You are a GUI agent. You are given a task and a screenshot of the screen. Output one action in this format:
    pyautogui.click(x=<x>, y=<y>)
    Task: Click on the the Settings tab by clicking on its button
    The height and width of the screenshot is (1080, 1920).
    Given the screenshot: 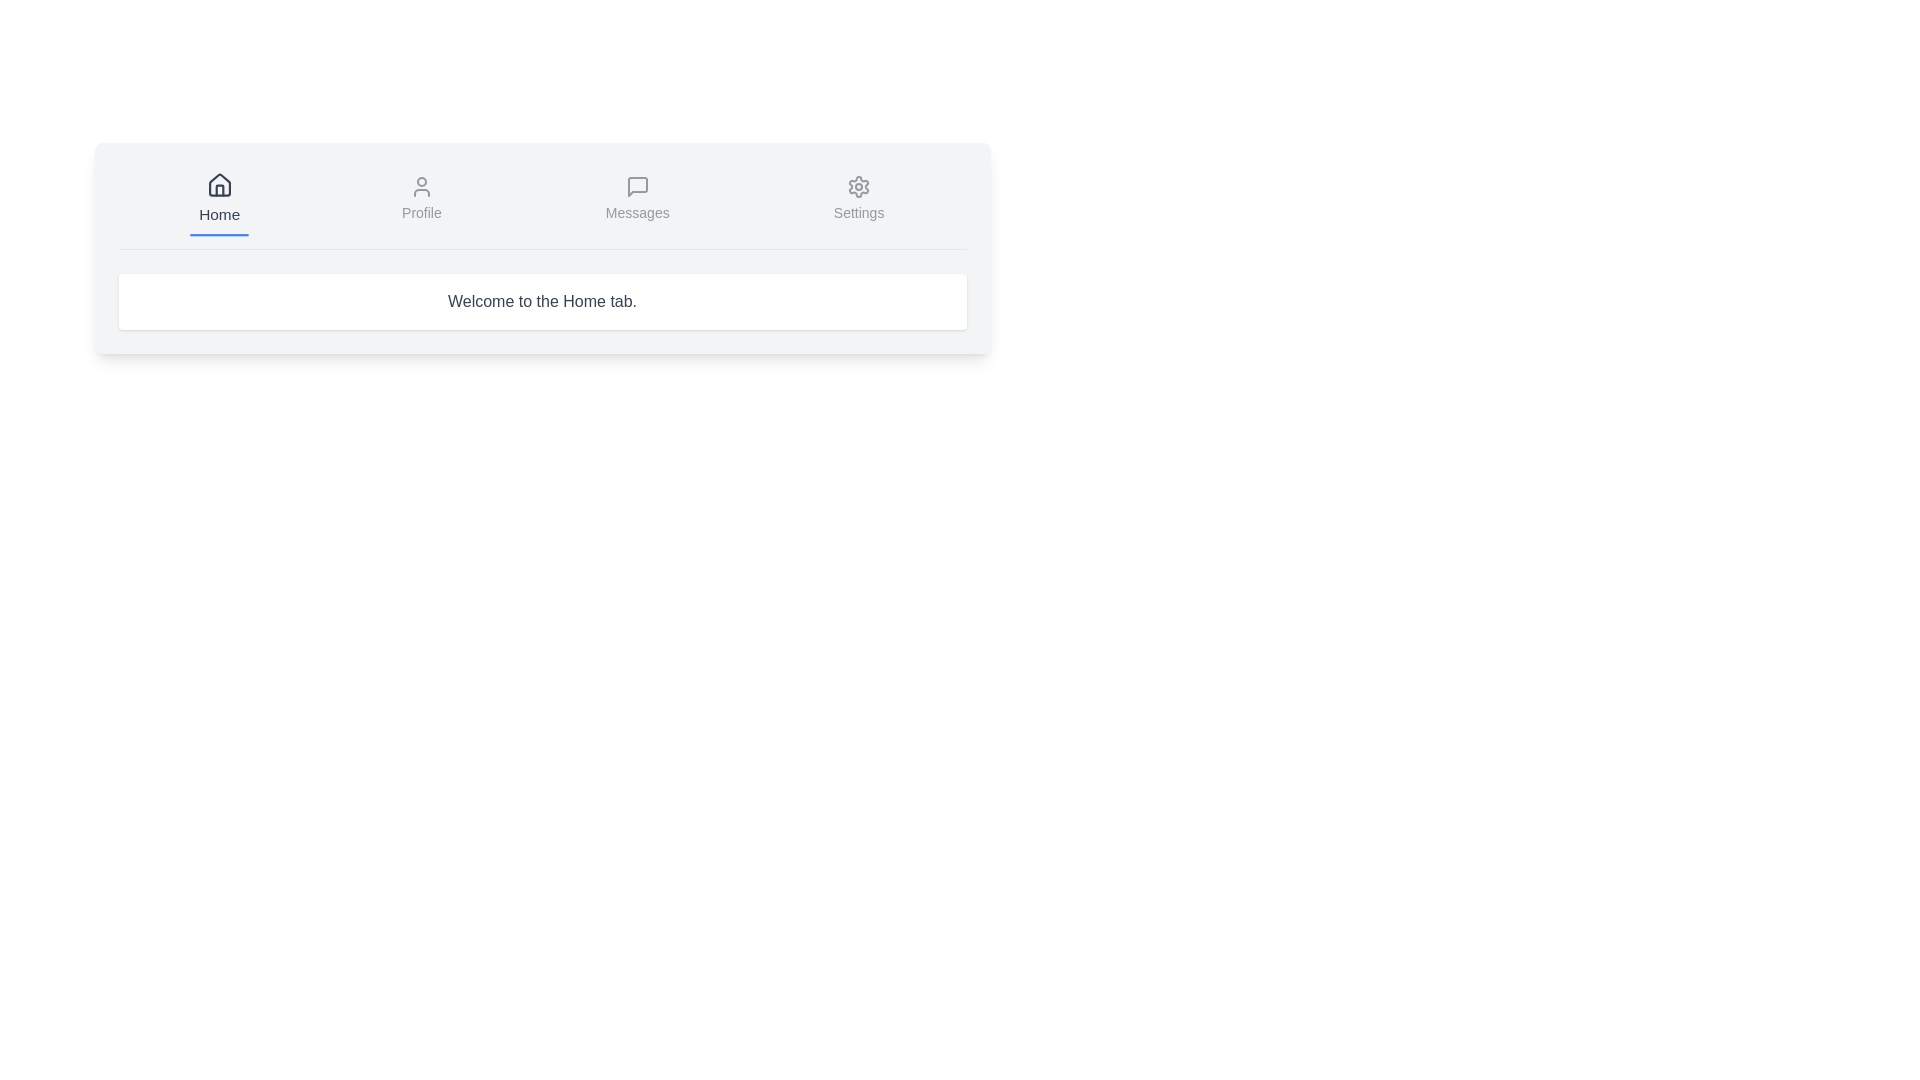 What is the action you would take?
    pyautogui.click(x=859, y=200)
    